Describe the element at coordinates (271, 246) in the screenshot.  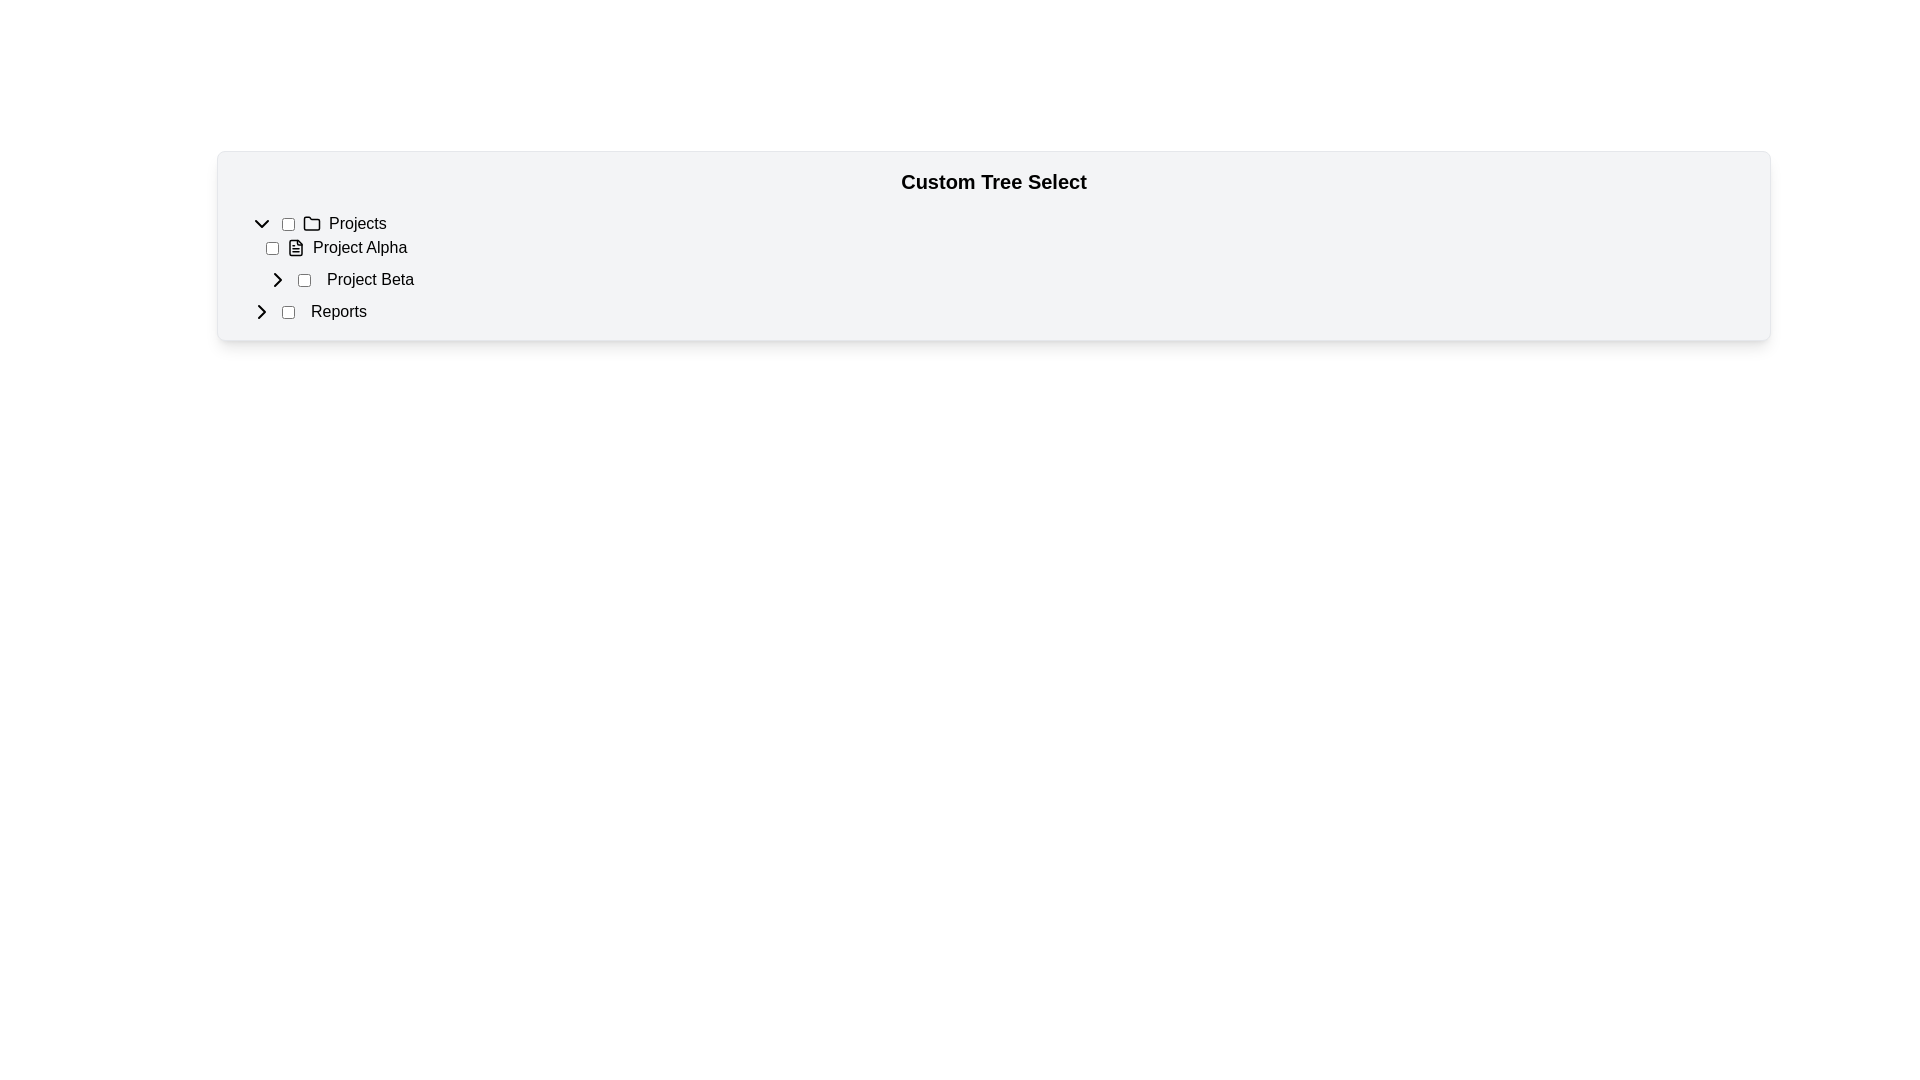
I see `the checkbox styled in a standard square design located next to the label 'Project Alpha'` at that location.